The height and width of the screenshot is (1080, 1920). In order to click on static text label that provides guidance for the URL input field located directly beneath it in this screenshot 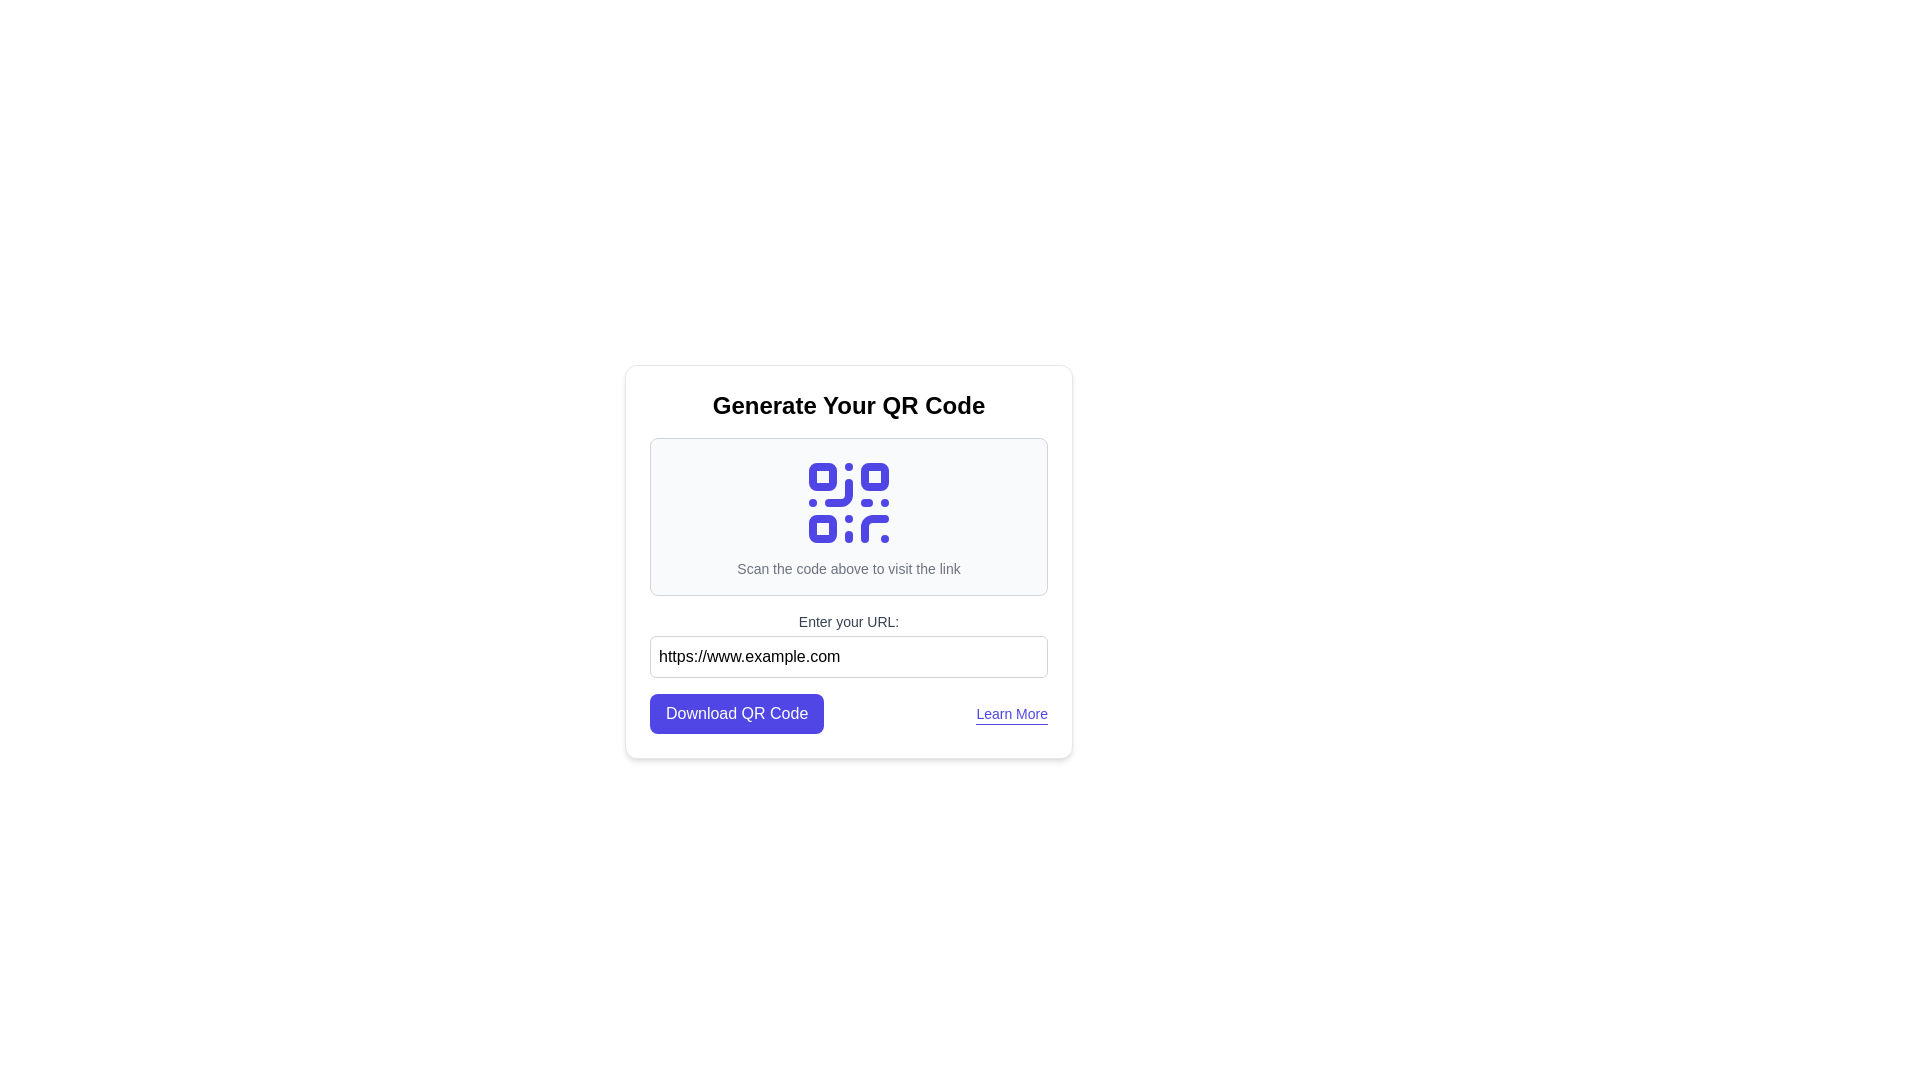, I will do `click(849, 620)`.